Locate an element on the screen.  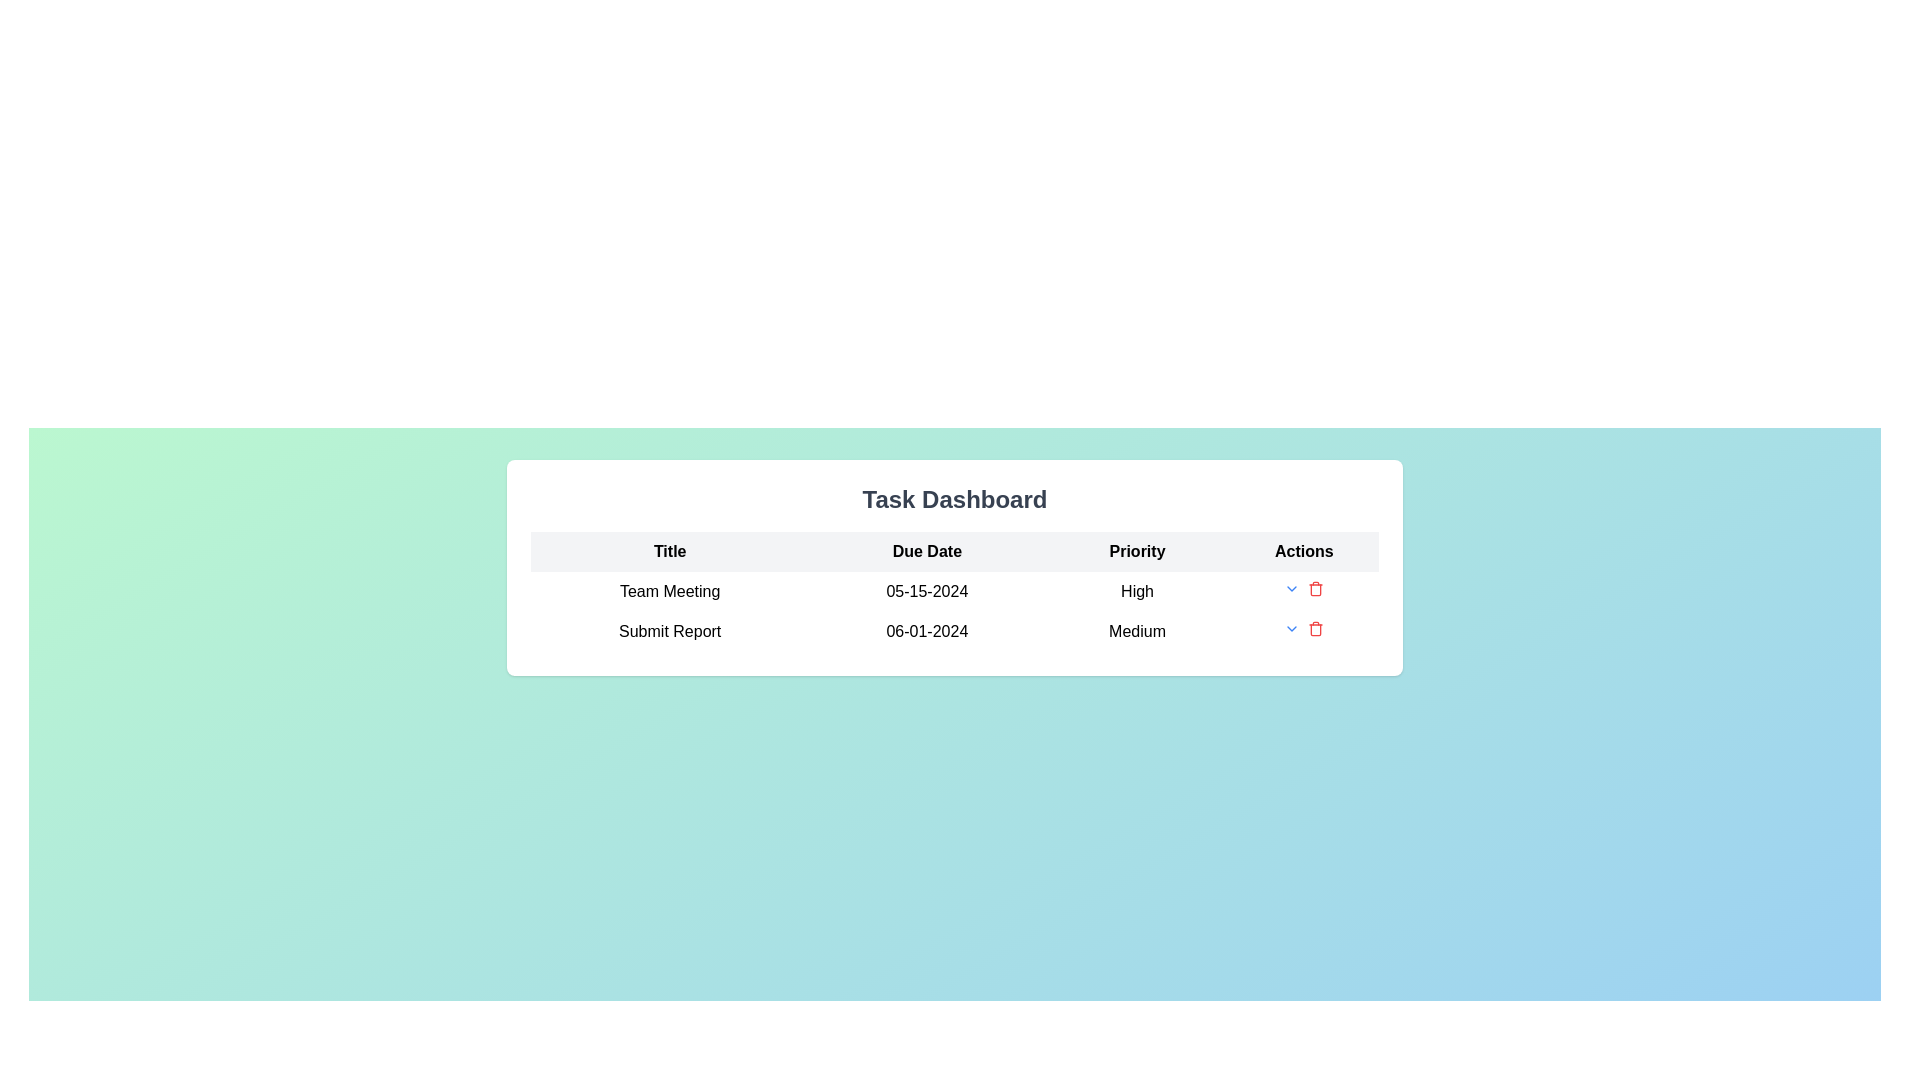
the blue downward-pointing chevron icon located in the 'Actions' column of the first row of the table is located at coordinates (1292, 627).